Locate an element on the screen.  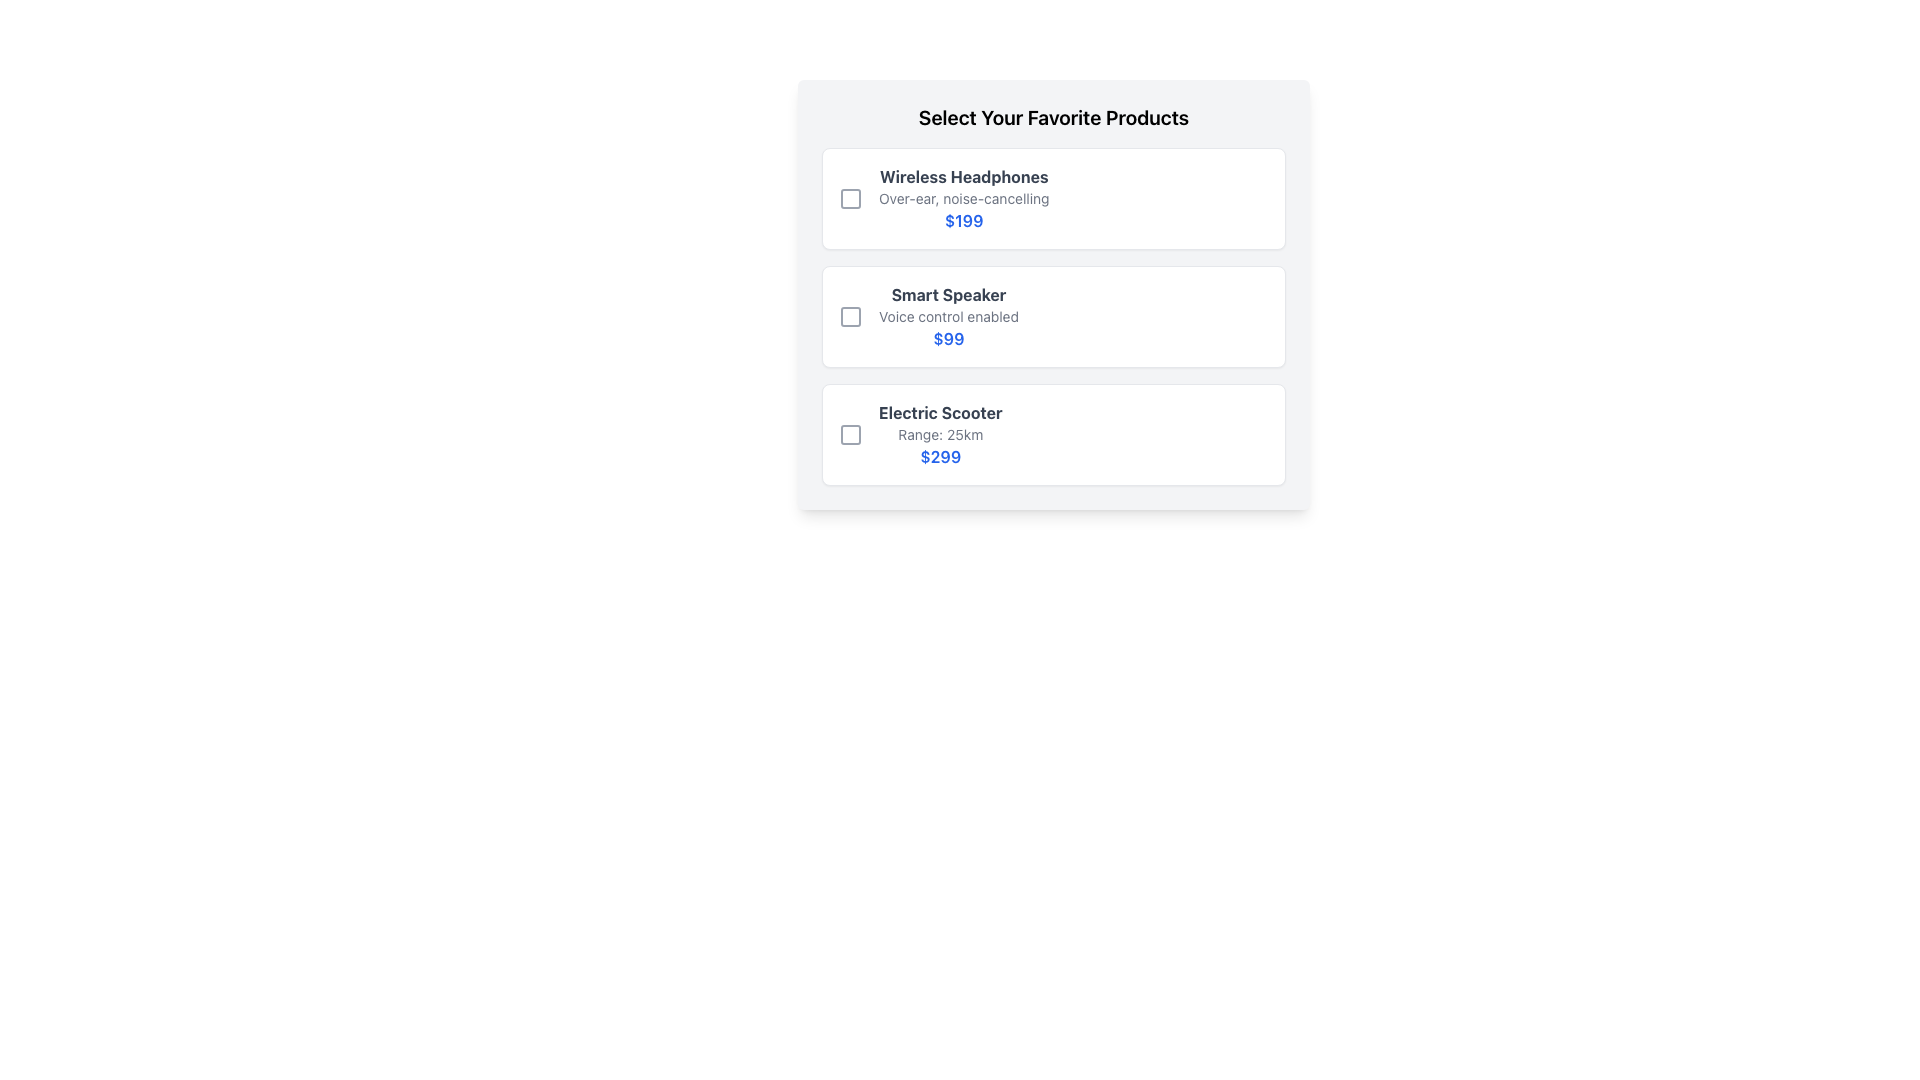
the checkbox or selection indicator located to the left of the 'Wireless Headphones' text is located at coordinates (850, 199).